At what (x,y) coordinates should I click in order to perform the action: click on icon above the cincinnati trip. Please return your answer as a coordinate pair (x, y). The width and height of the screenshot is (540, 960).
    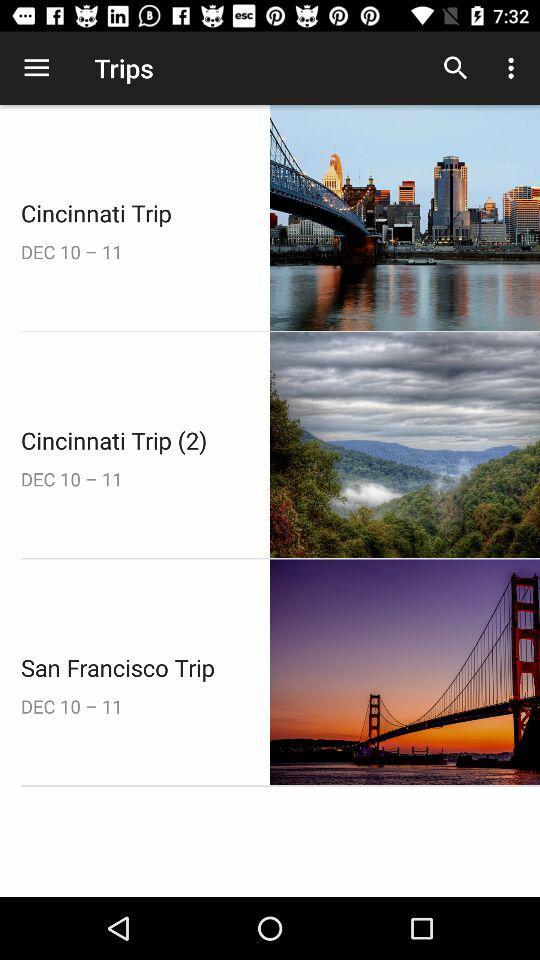
    Looking at the image, I should click on (36, 68).